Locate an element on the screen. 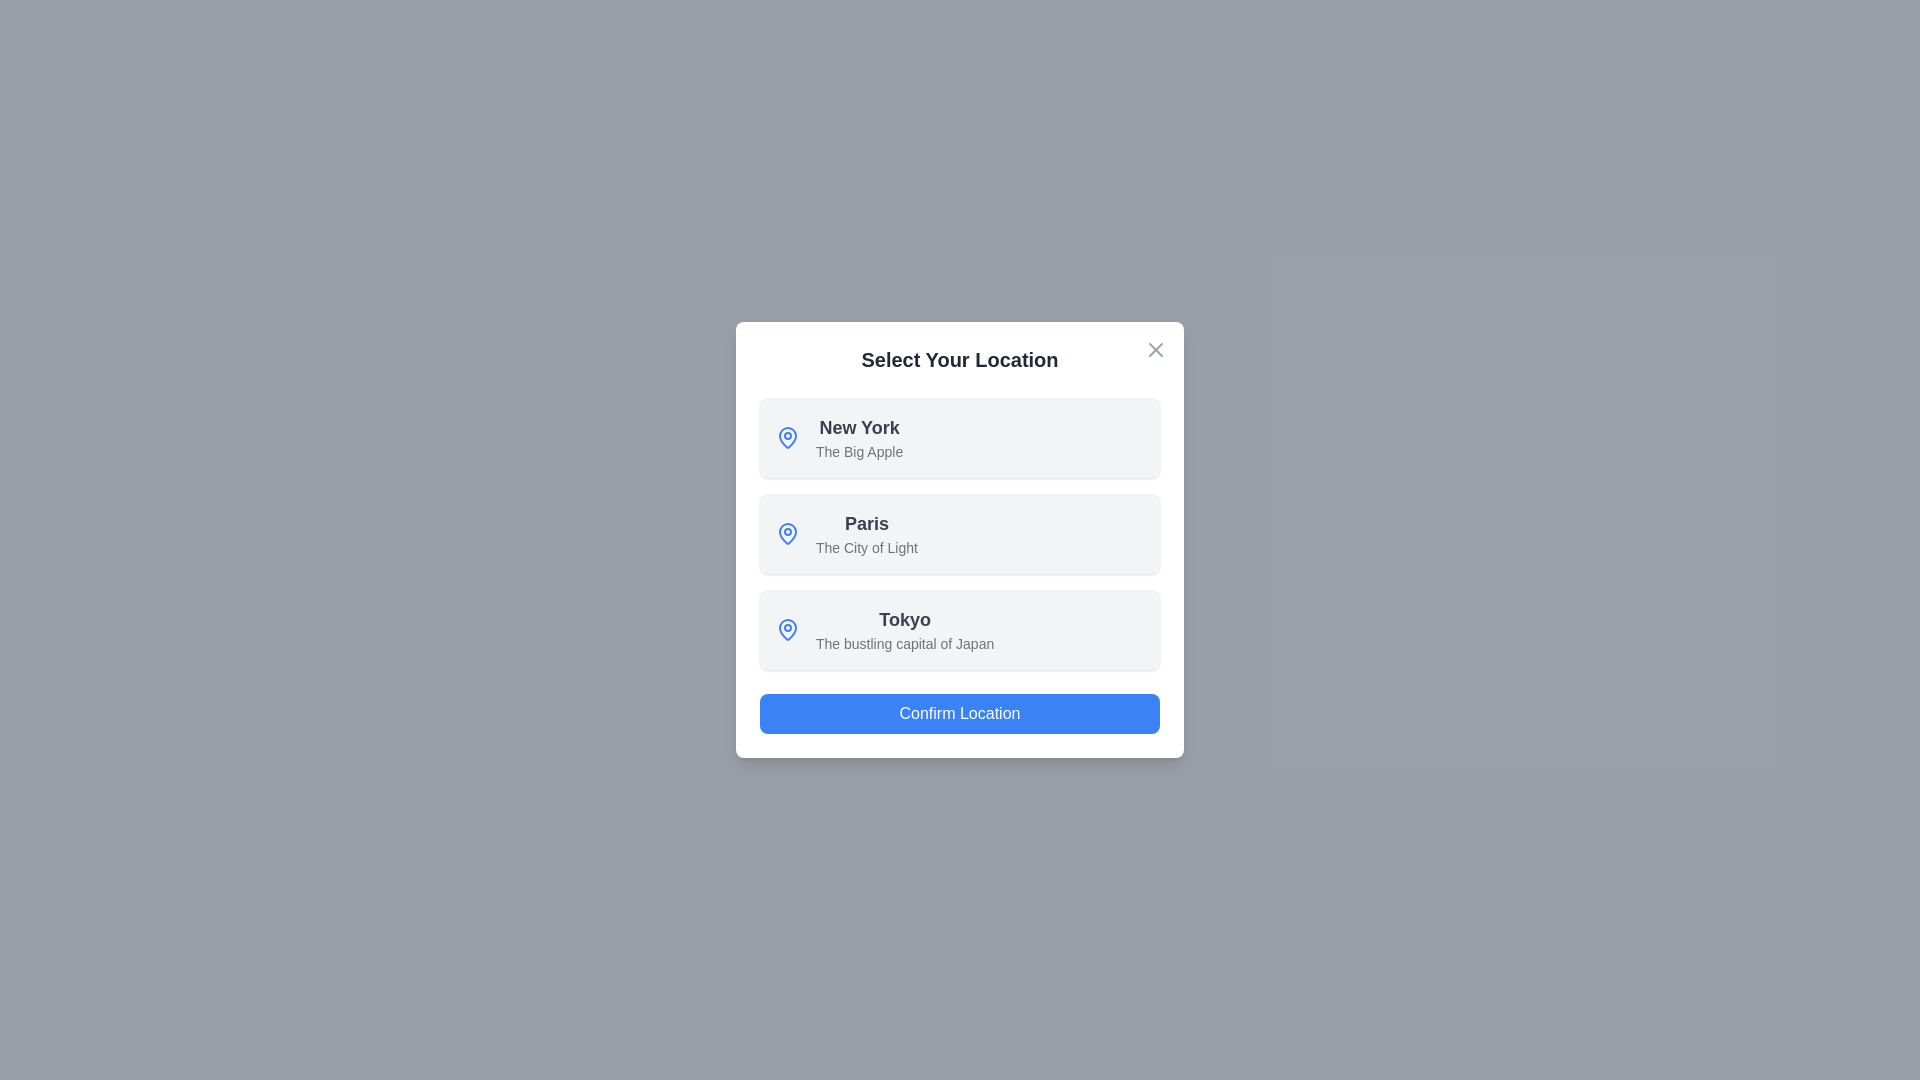 The width and height of the screenshot is (1920, 1080). 'Confirm Location' button is located at coordinates (960, 712).